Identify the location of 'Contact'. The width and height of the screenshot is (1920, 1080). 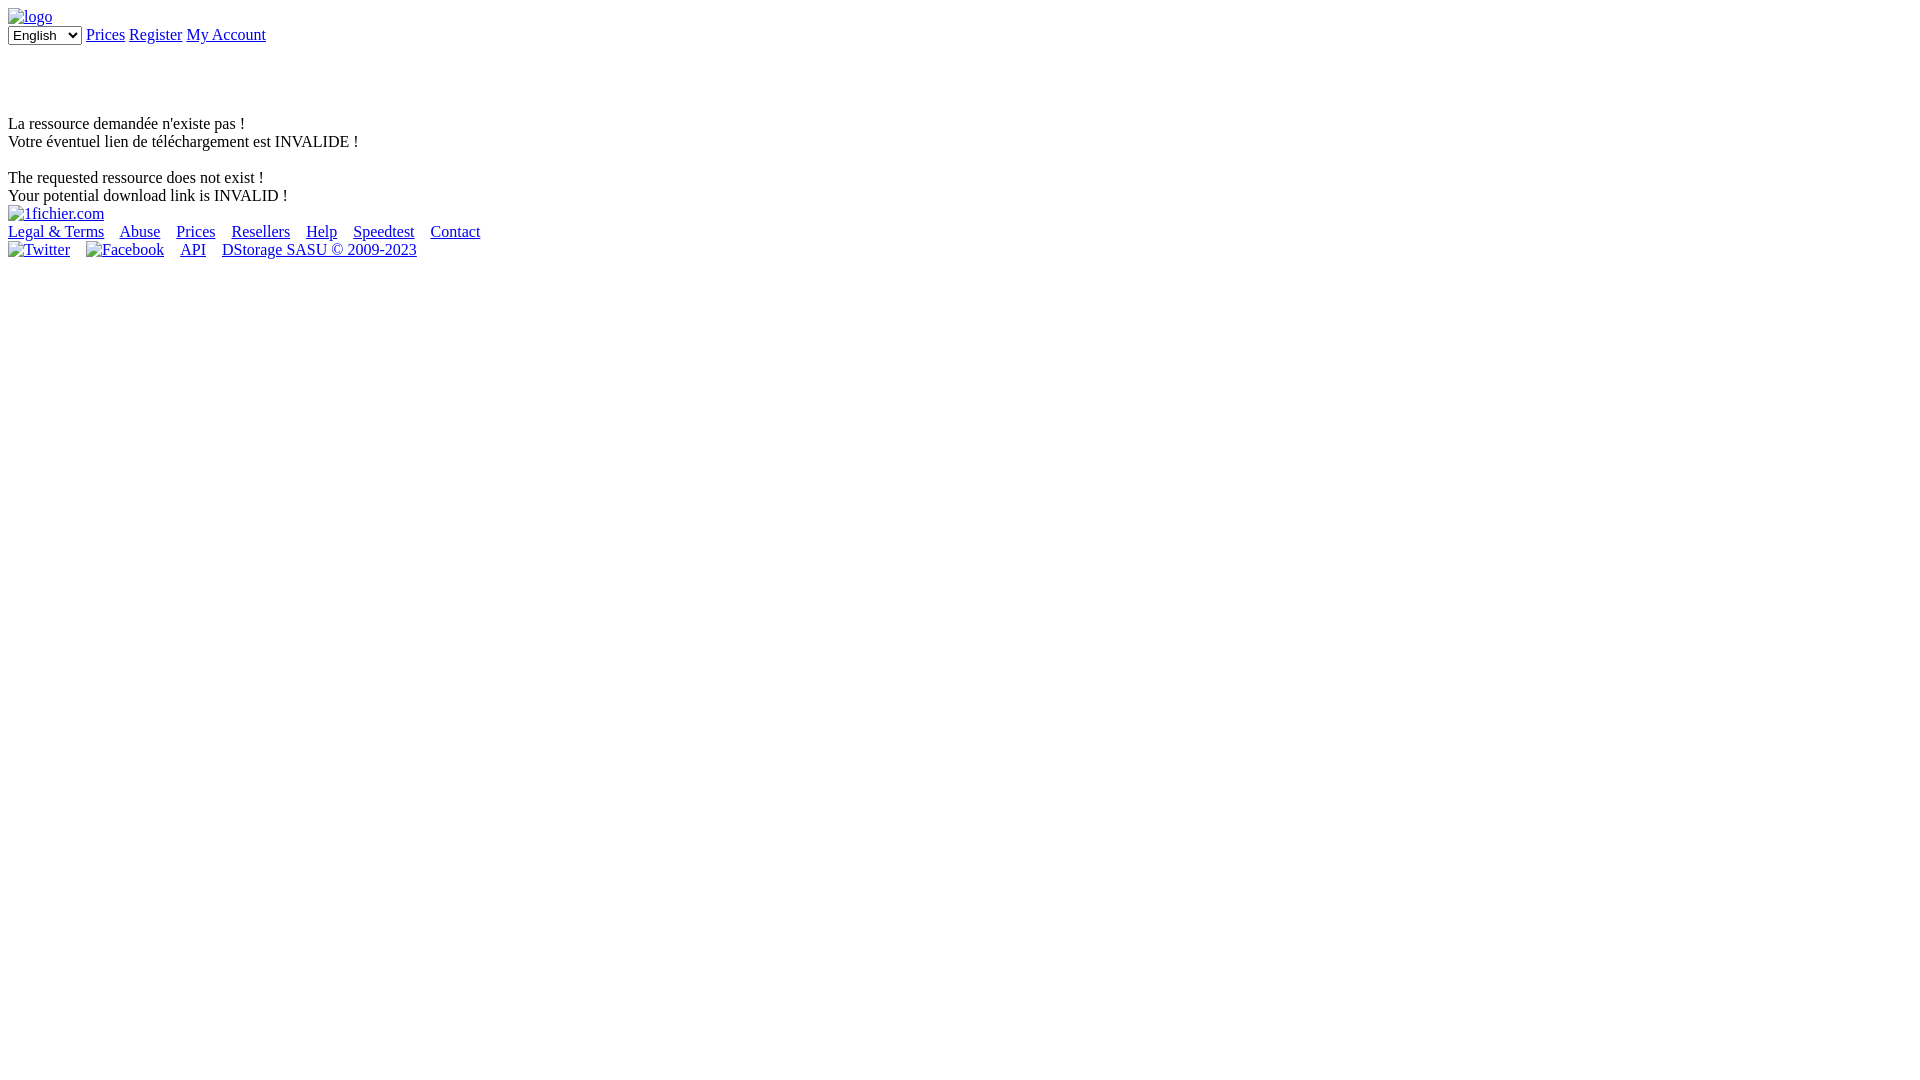
(455, 230).